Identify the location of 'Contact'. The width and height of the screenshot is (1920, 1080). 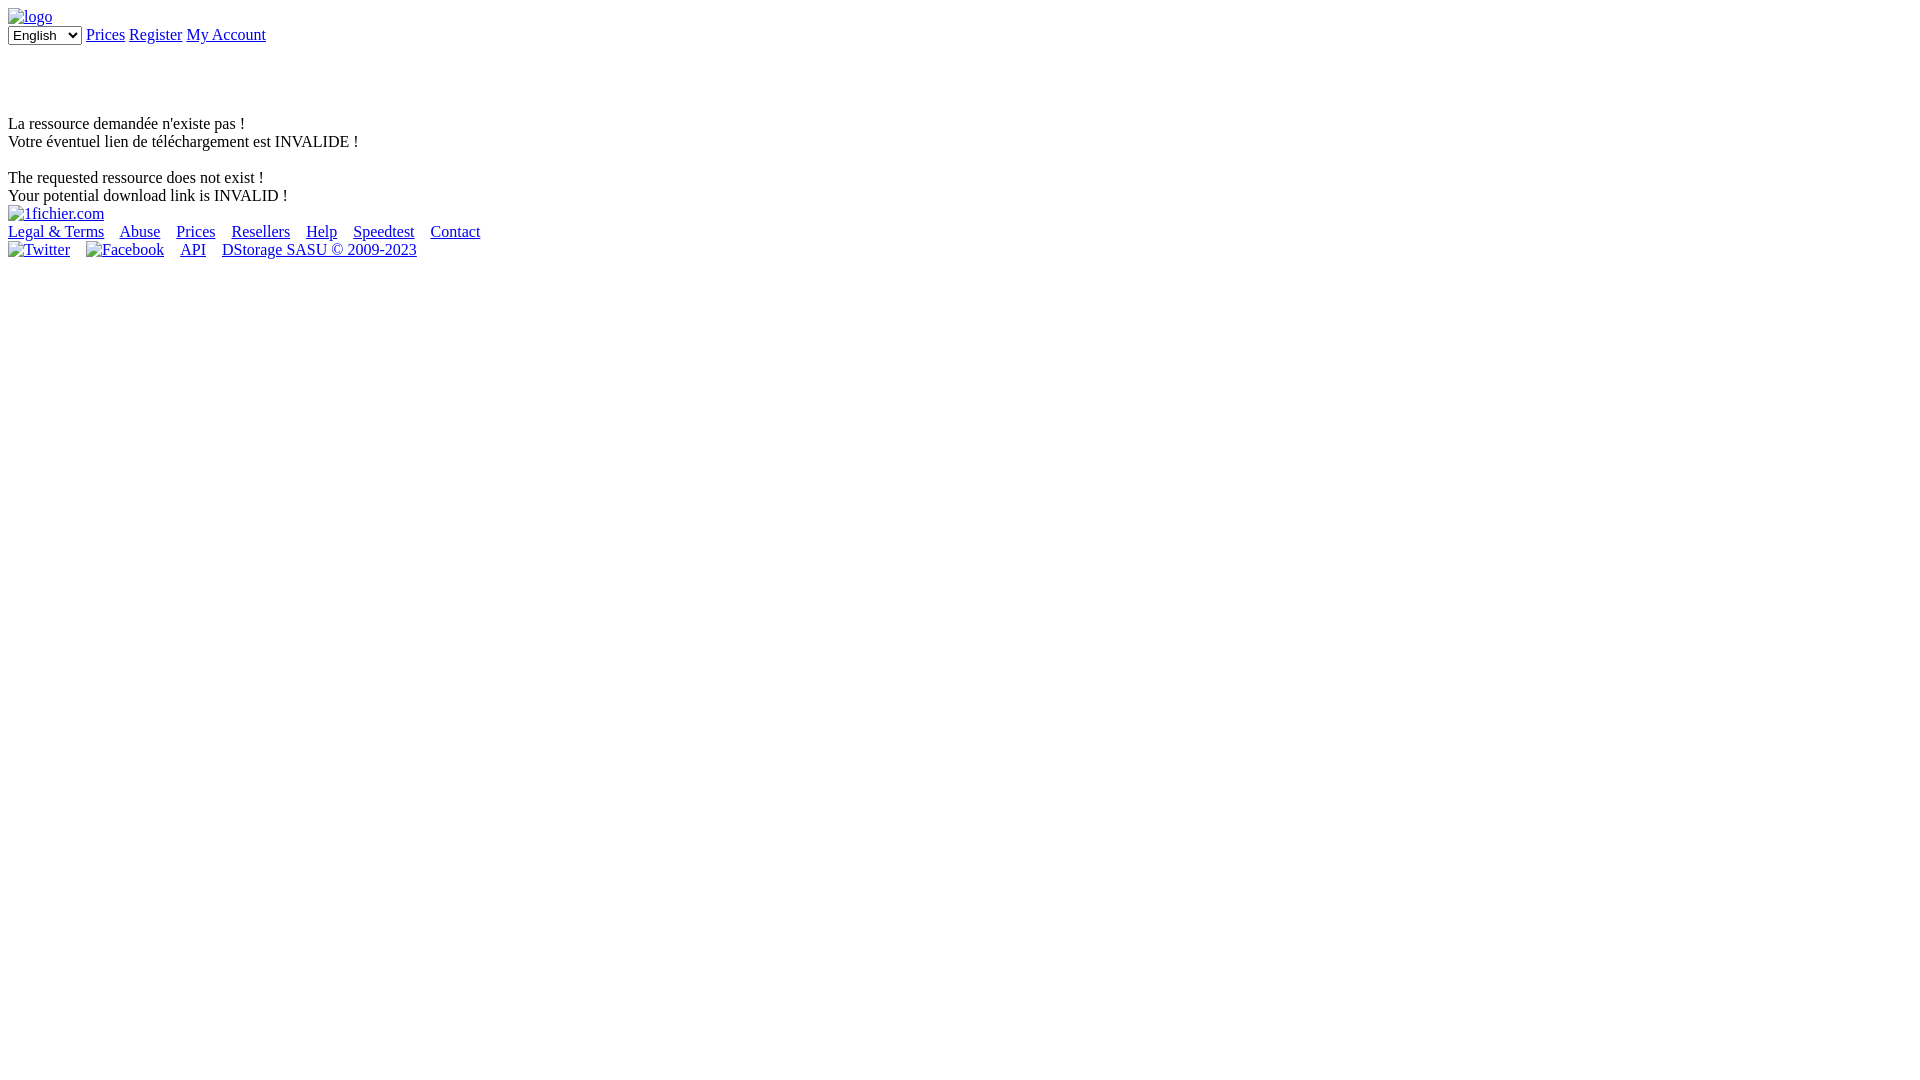
(455, 230).